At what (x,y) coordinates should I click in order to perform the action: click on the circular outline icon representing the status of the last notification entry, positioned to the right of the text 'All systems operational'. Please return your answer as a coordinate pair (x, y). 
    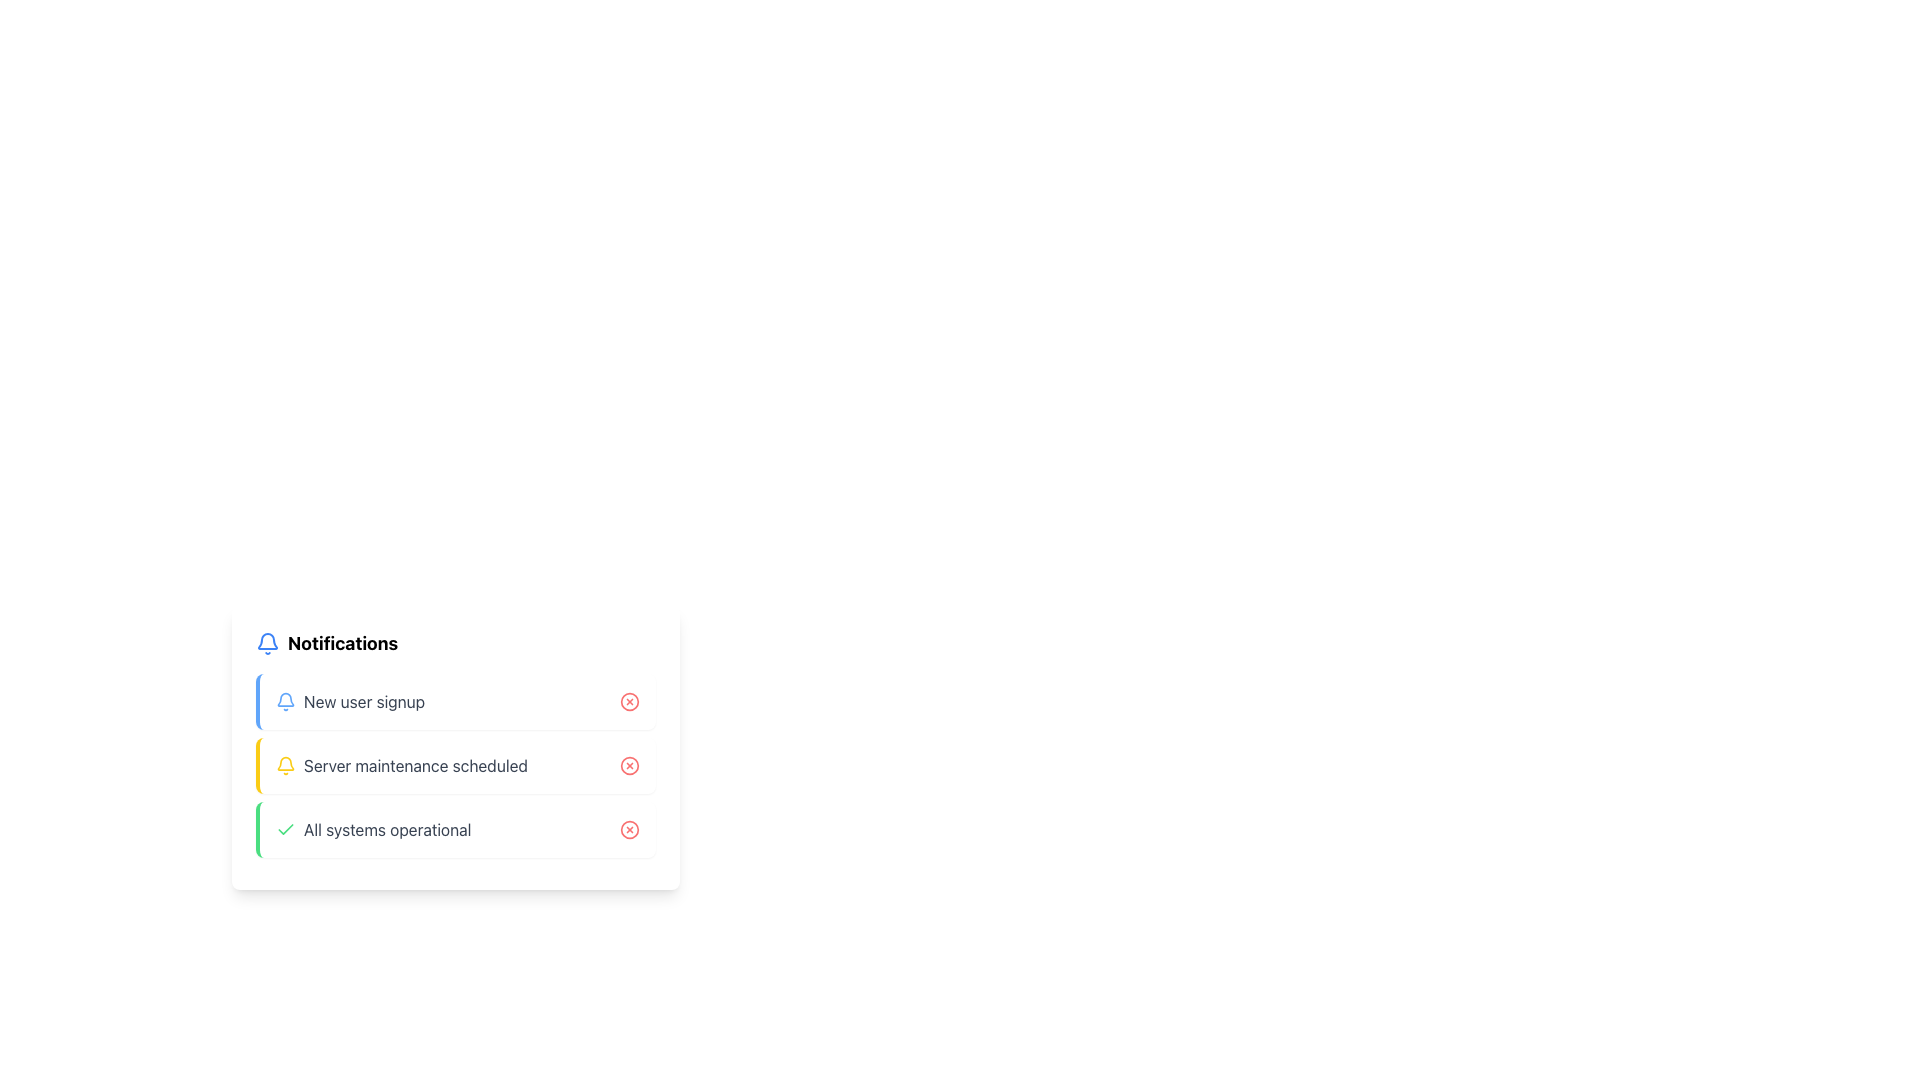
    Looking at the image, I should click on (628, 829).